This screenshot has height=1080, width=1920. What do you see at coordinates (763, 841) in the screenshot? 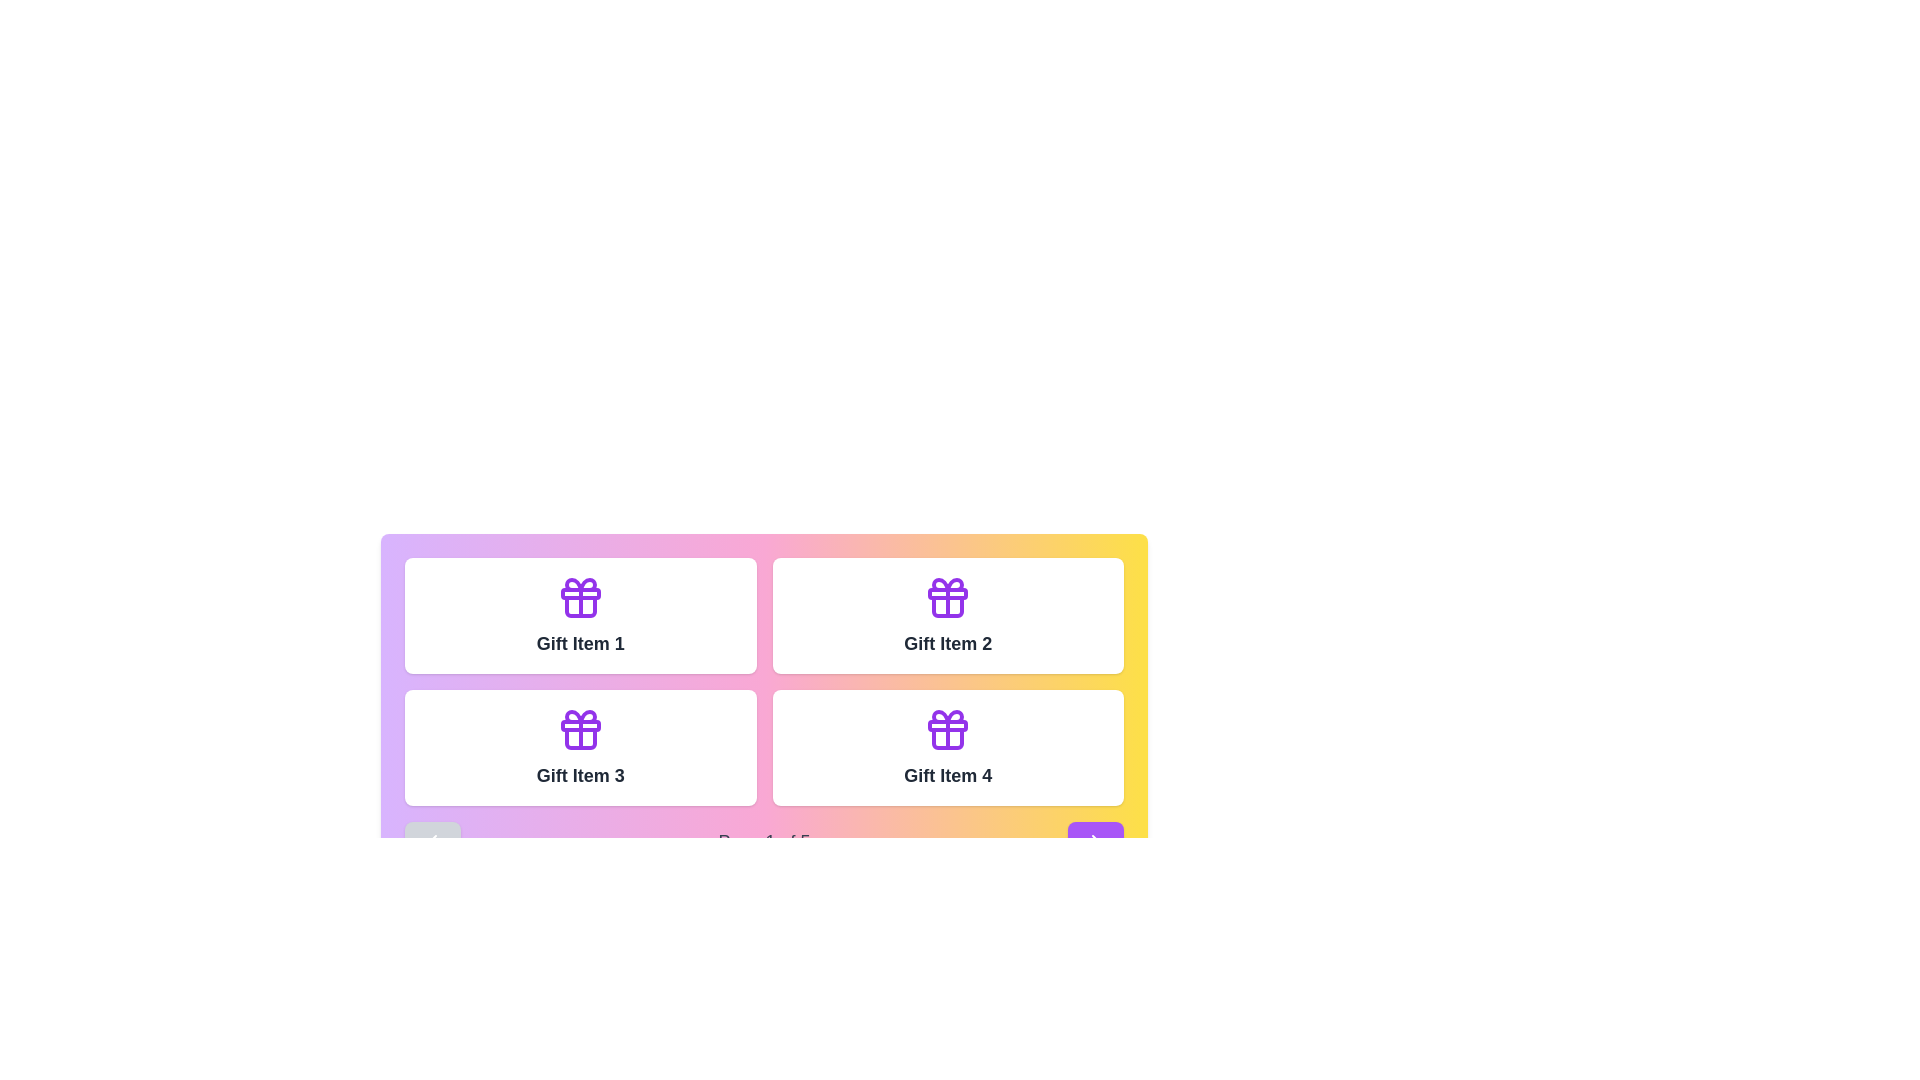
I see `the right arrow button on the Pagination control bar, which features a gradient background and a label 'Page 1 of 5' with interactive navigation buttons` at bounding box center [763, 841].